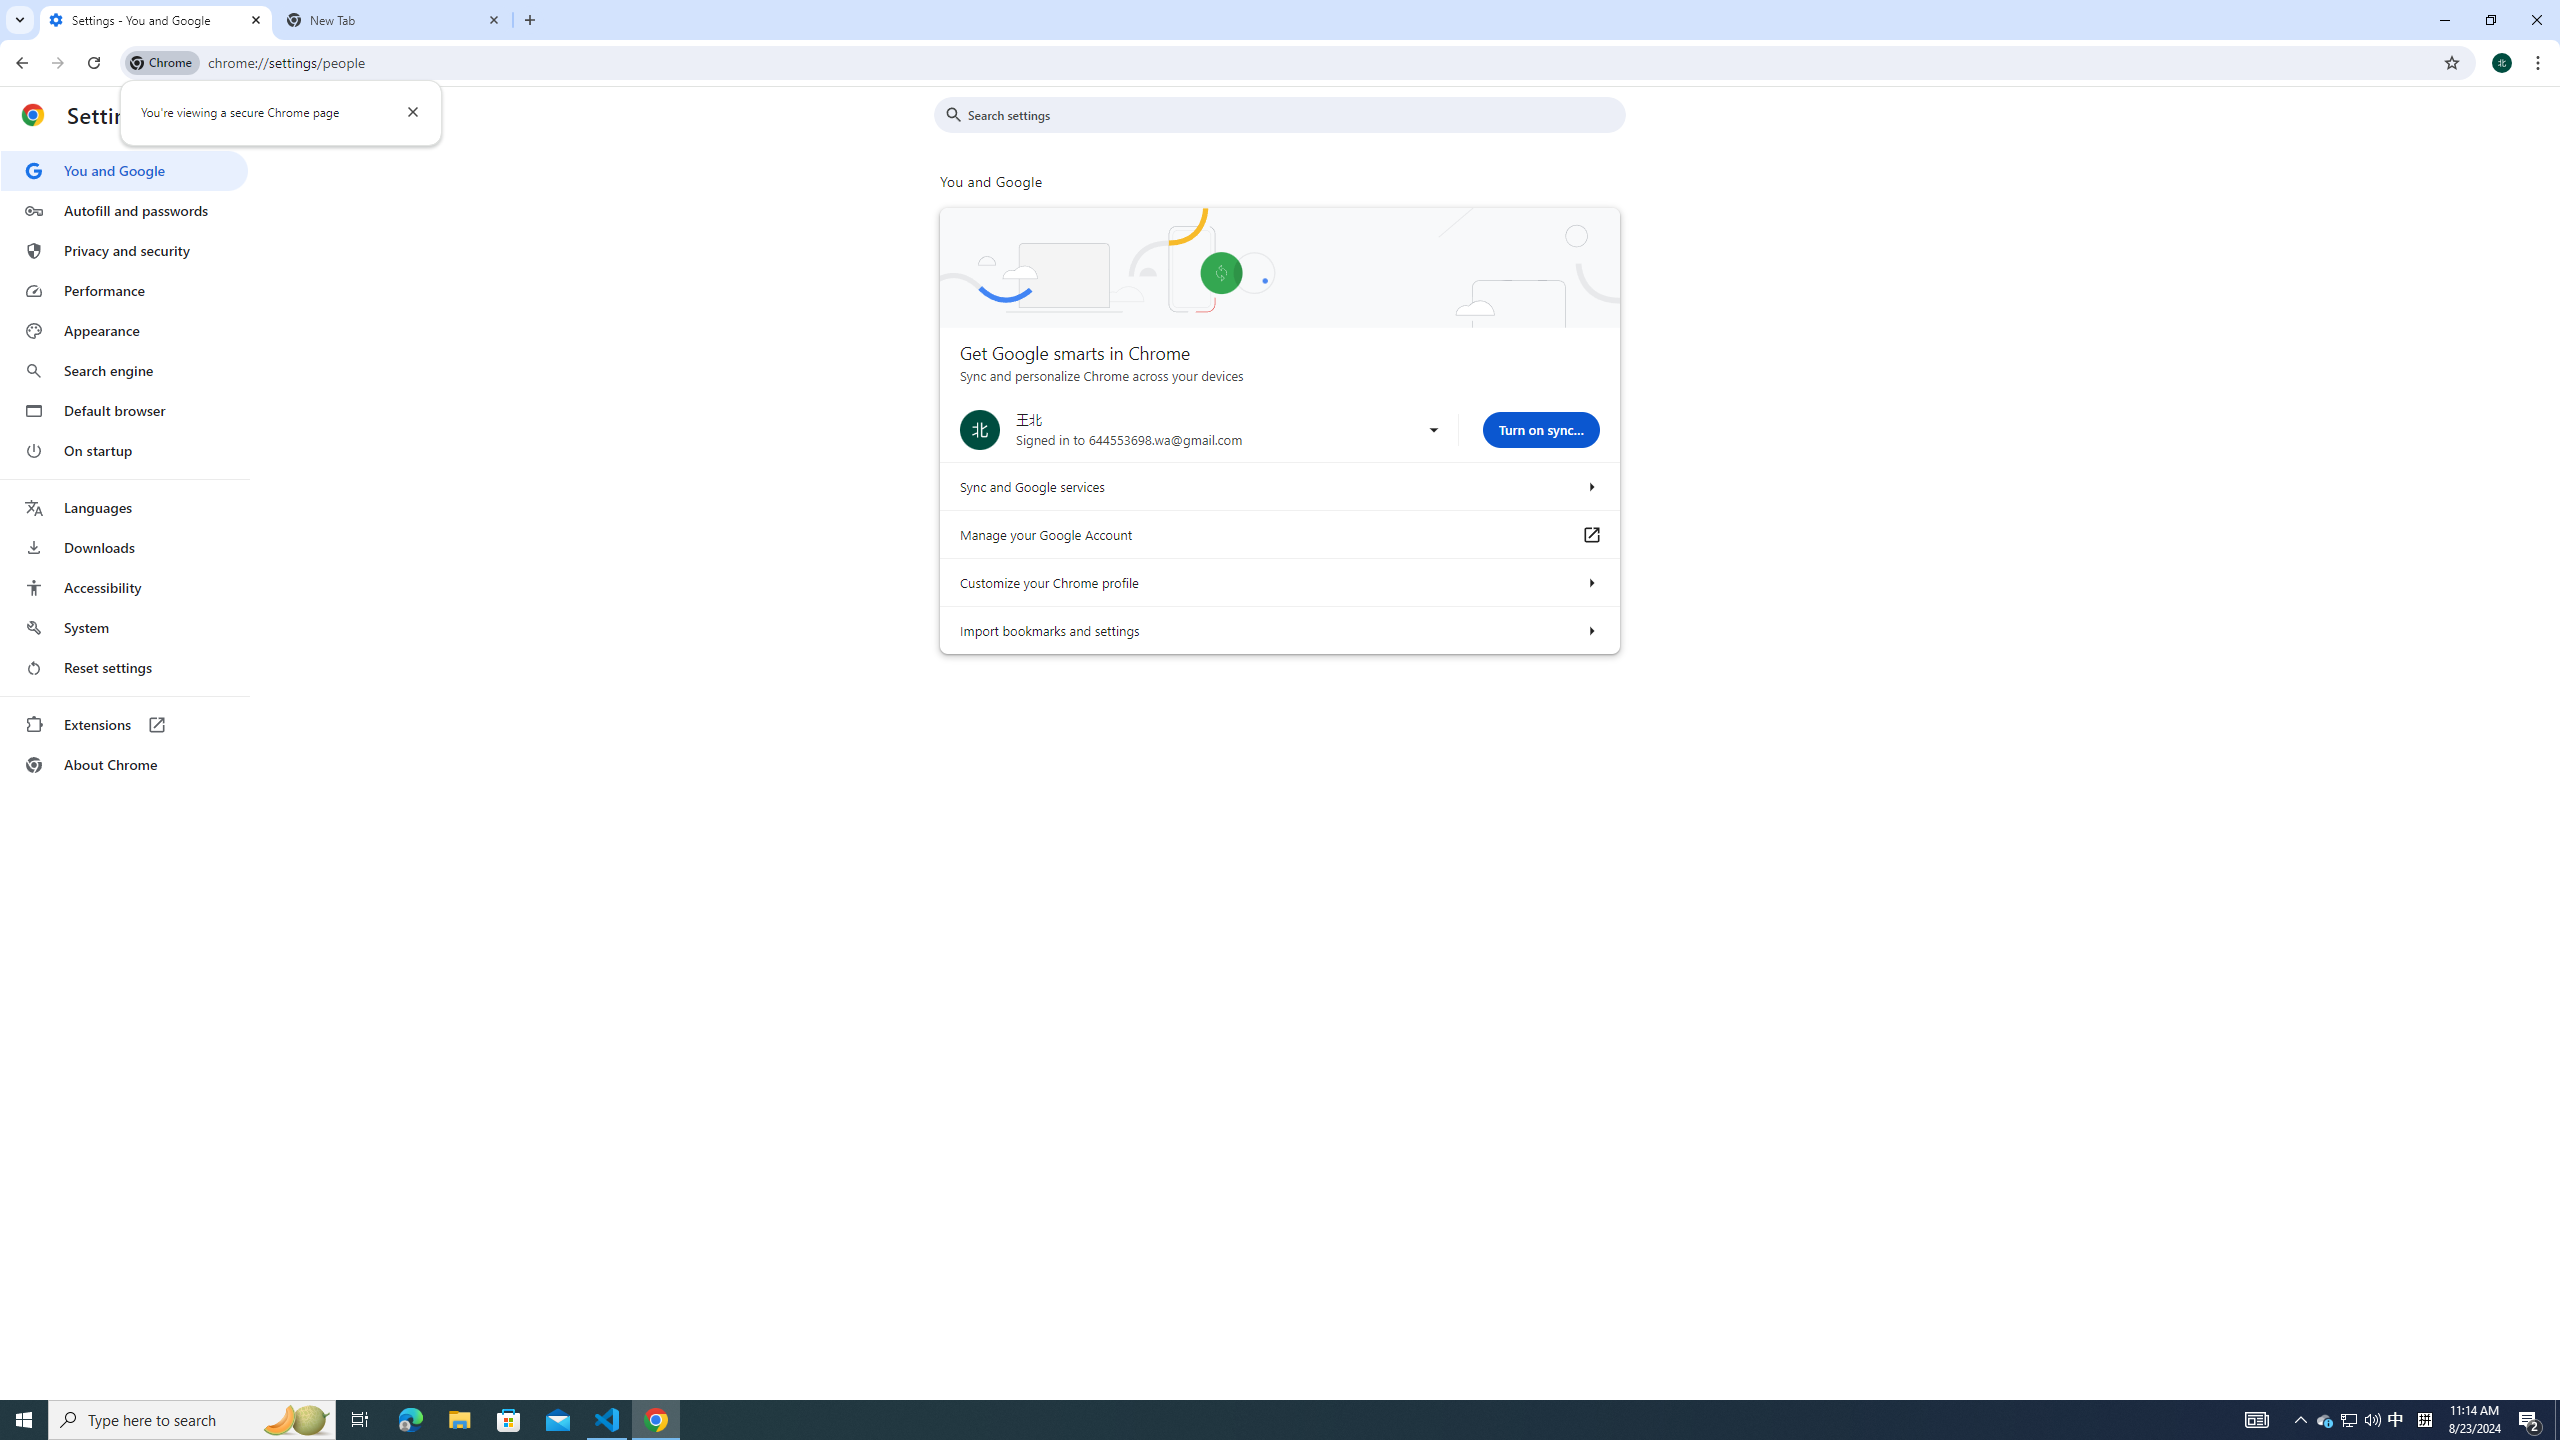  What do you see at coordinates (123, 330) in the screenshot?
I see `'Appearance'` at bounding box center [123, 330].